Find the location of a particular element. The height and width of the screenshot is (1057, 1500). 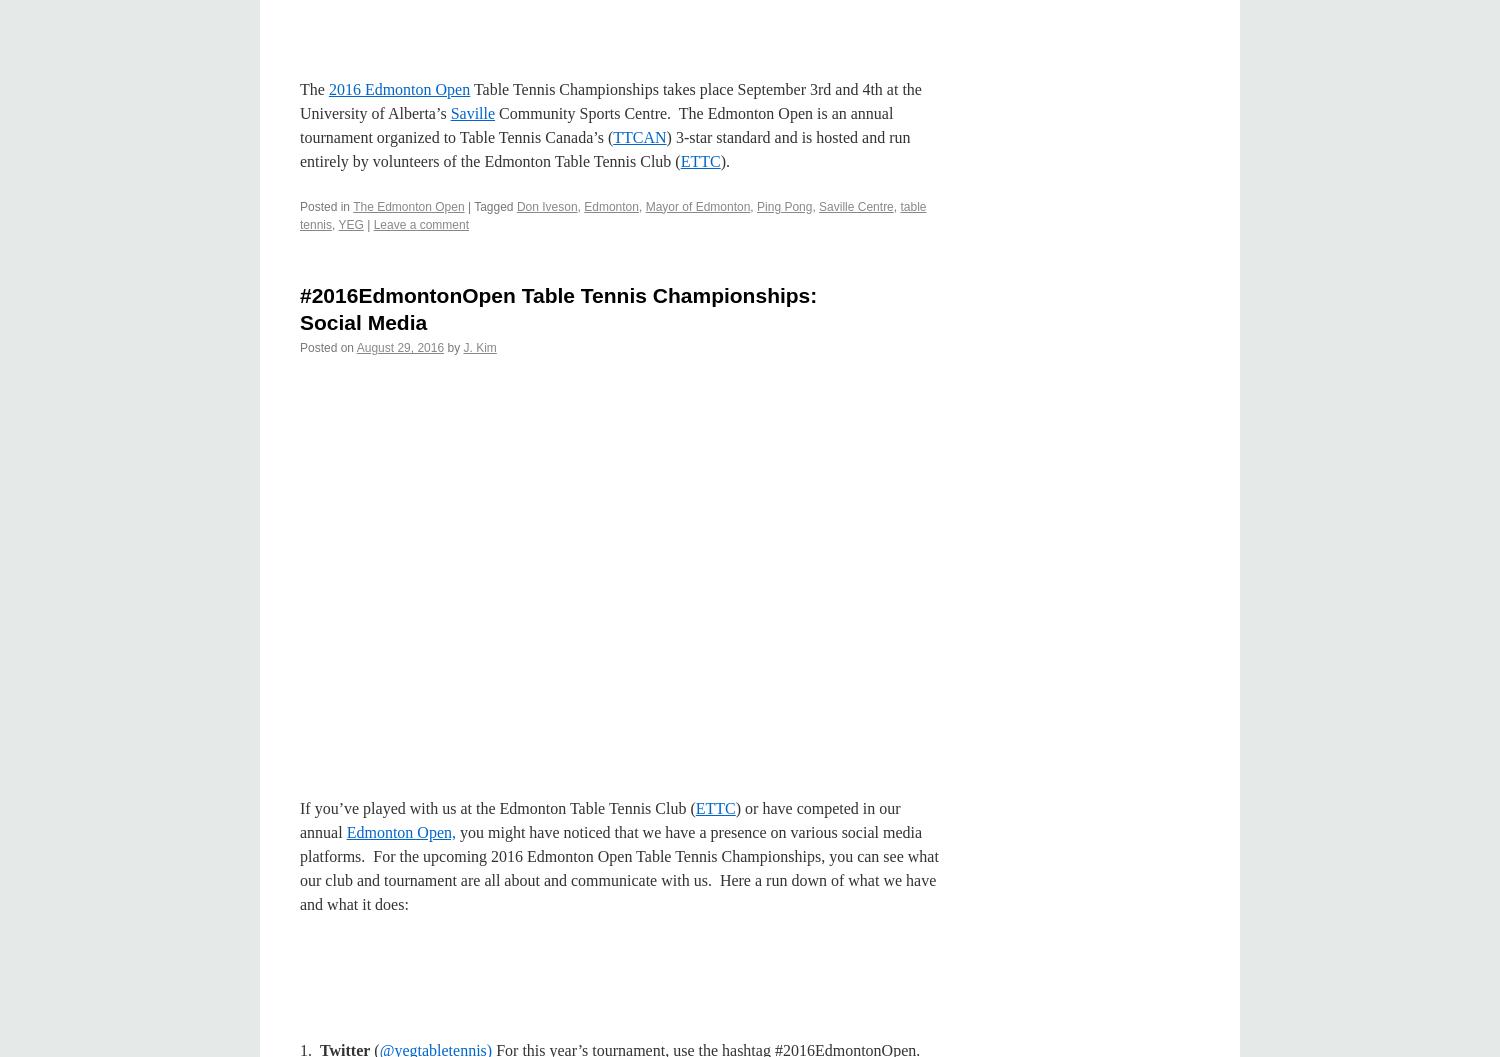

'The Edmonton Open' is located at coordinates (408, 206).